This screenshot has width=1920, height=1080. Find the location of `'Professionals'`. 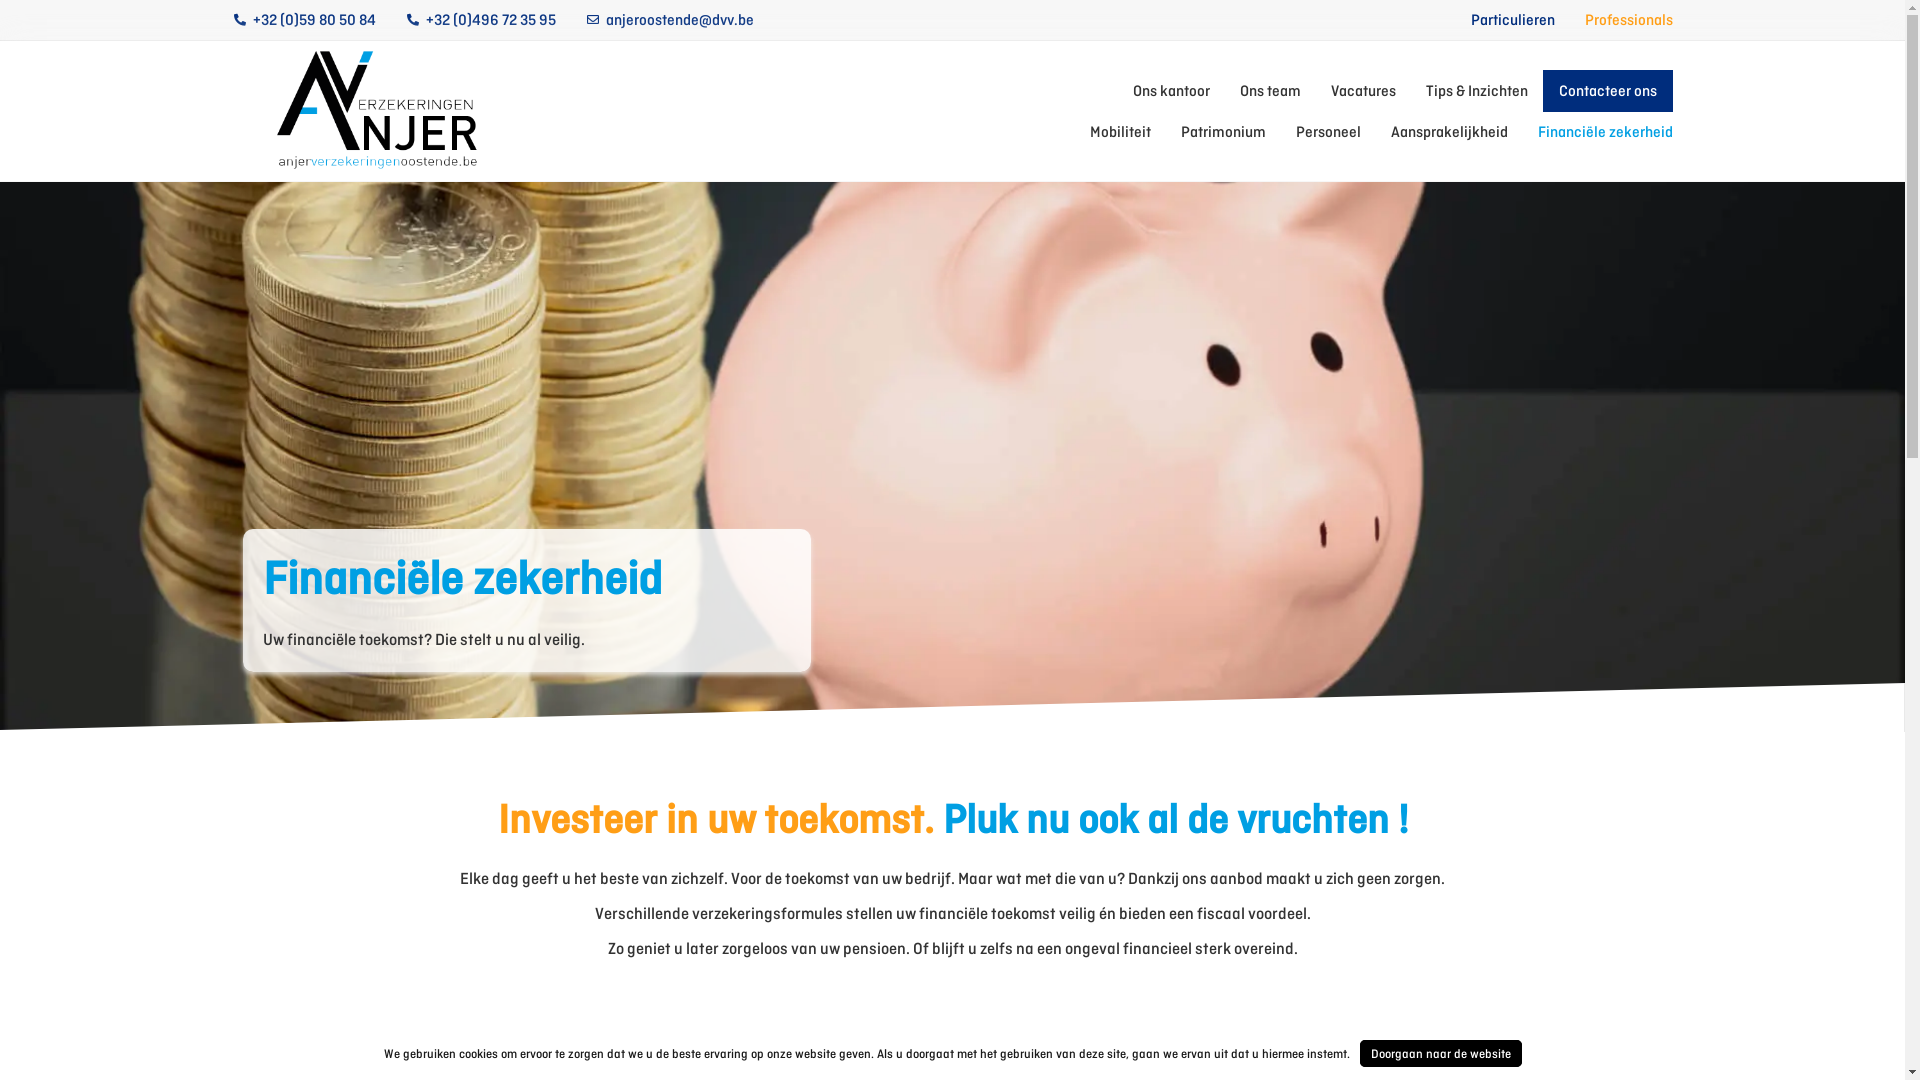

'Professionals' is located at coordinates (1627, 19).